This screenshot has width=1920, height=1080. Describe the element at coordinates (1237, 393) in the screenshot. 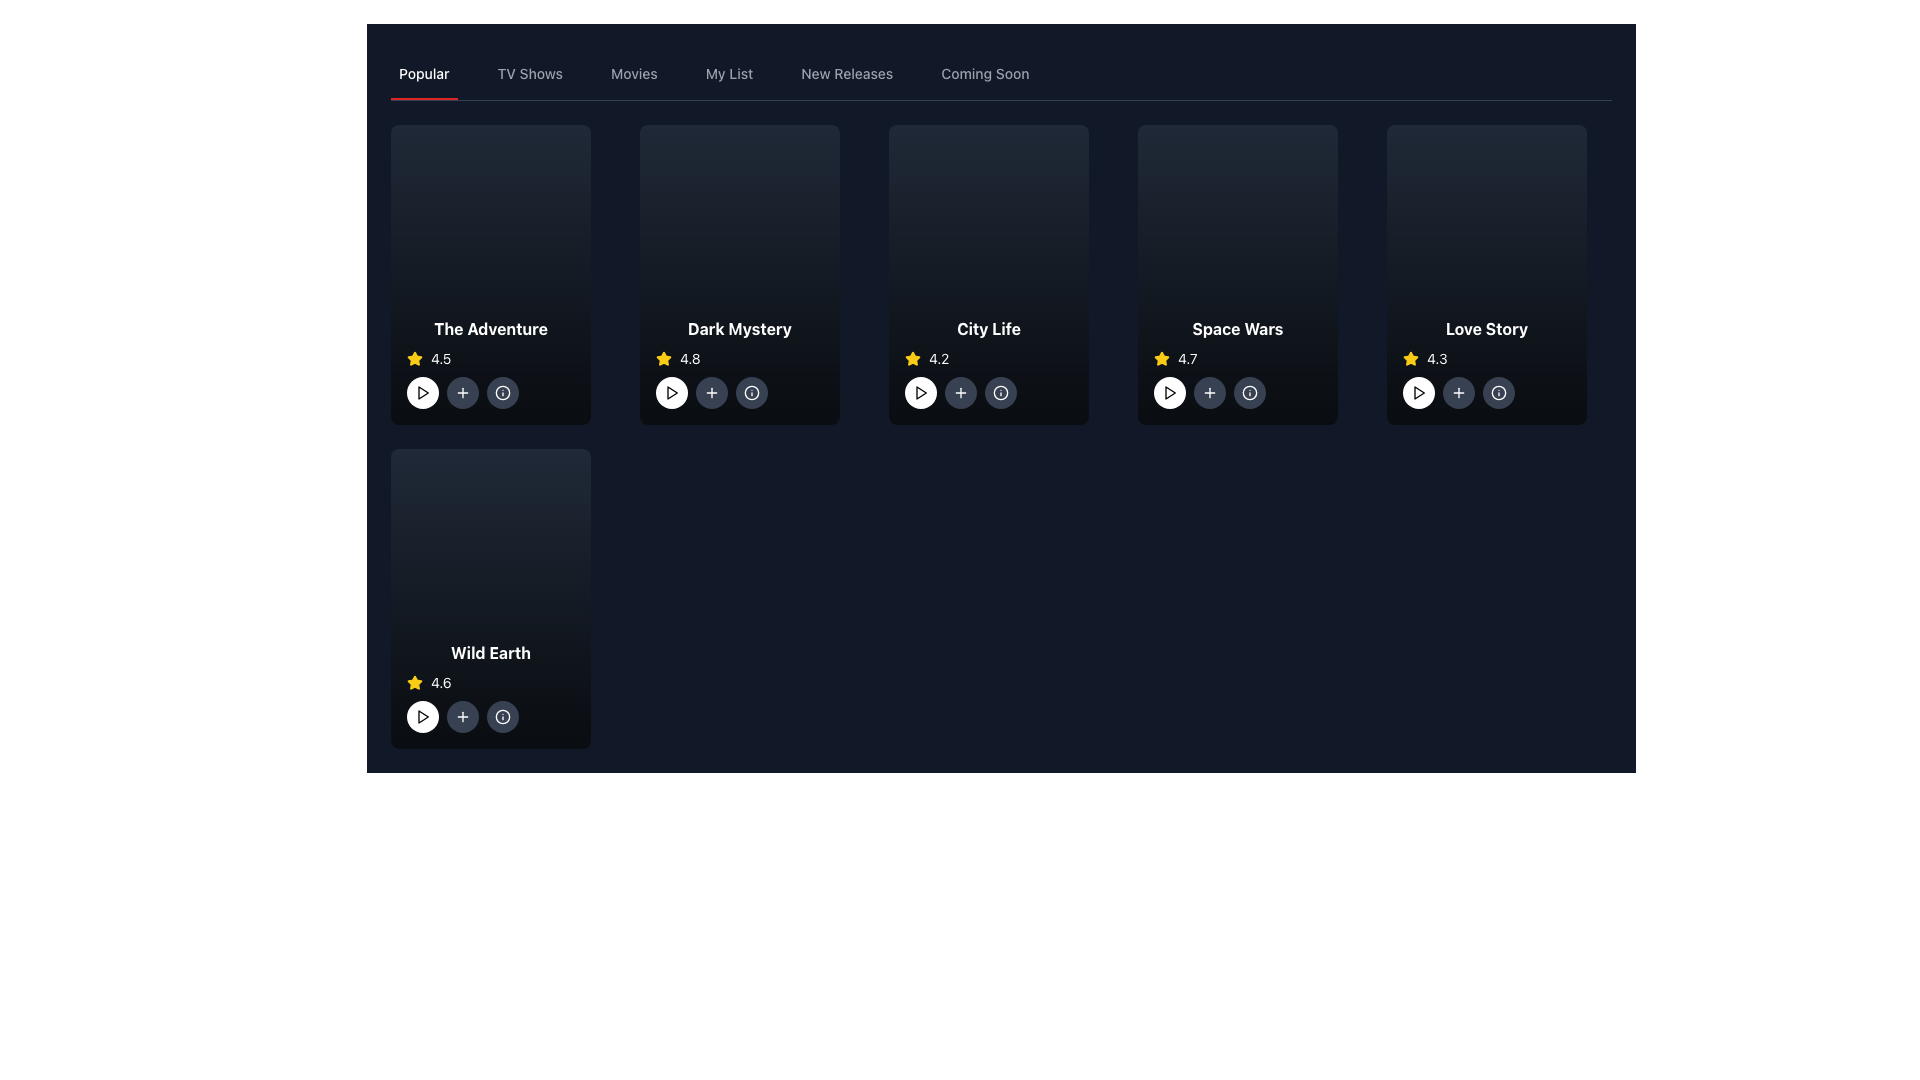

I see `the third circular button in the bottom section of the 'Space Wars' card` at that location.